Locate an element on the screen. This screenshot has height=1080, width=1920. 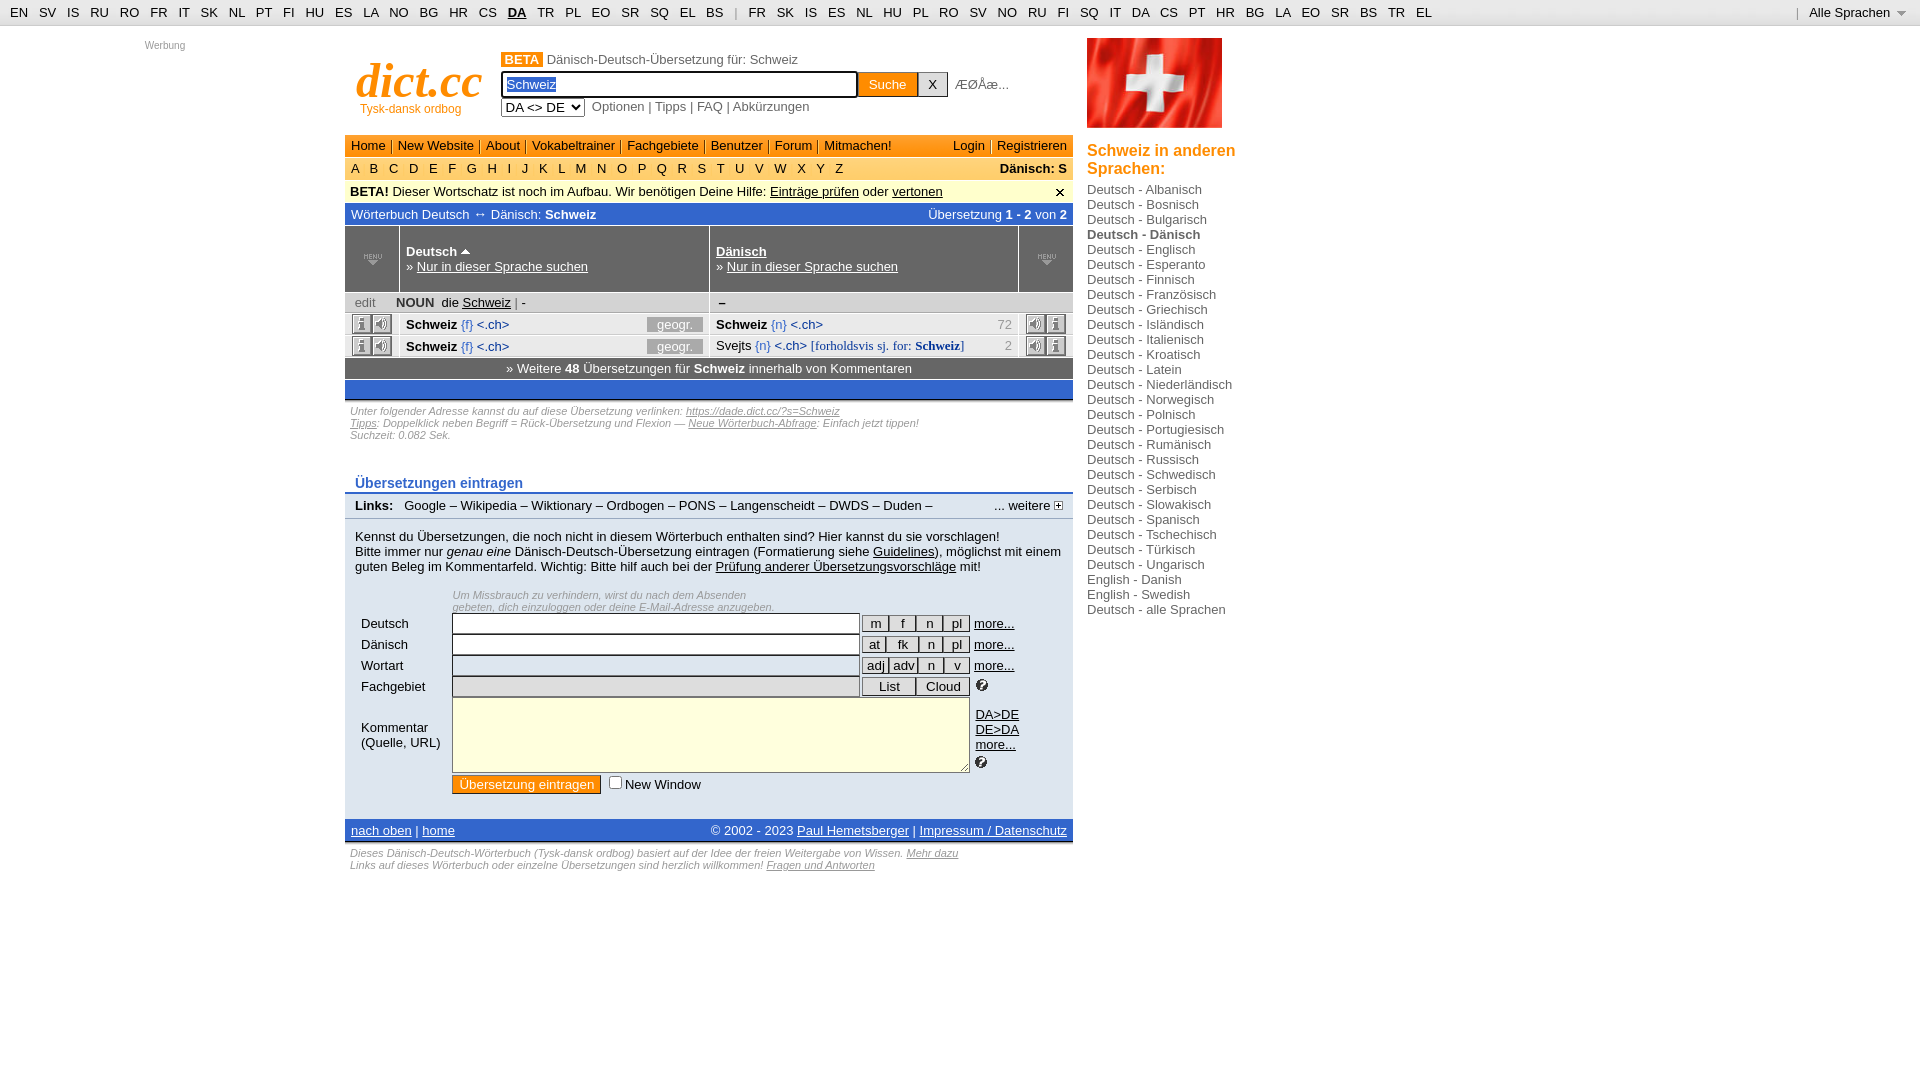
'DWDS' is located at coordinates (849, 504).